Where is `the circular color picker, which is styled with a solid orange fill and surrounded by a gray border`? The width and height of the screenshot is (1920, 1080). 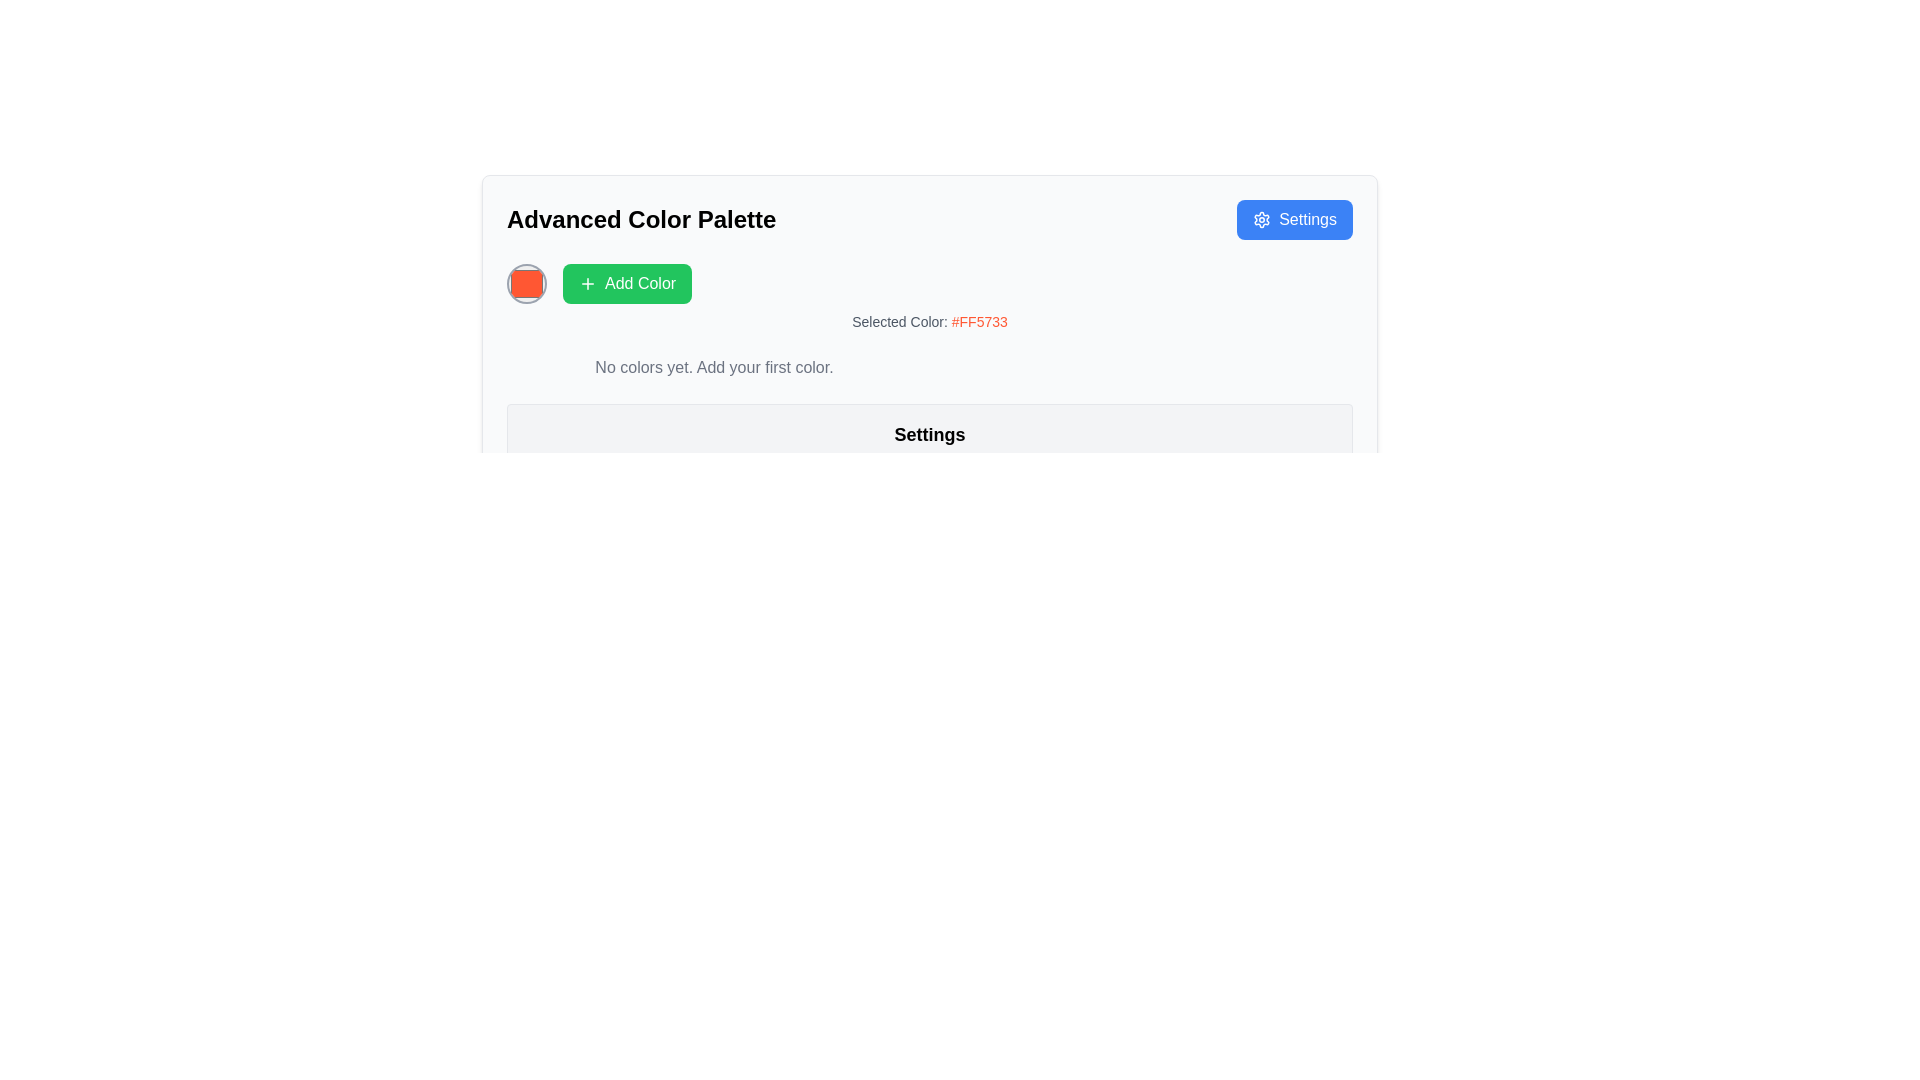 the circular color picker, which is styled with a solid orange fill and surrounded by a gray border is located at coordinates (527, 284).